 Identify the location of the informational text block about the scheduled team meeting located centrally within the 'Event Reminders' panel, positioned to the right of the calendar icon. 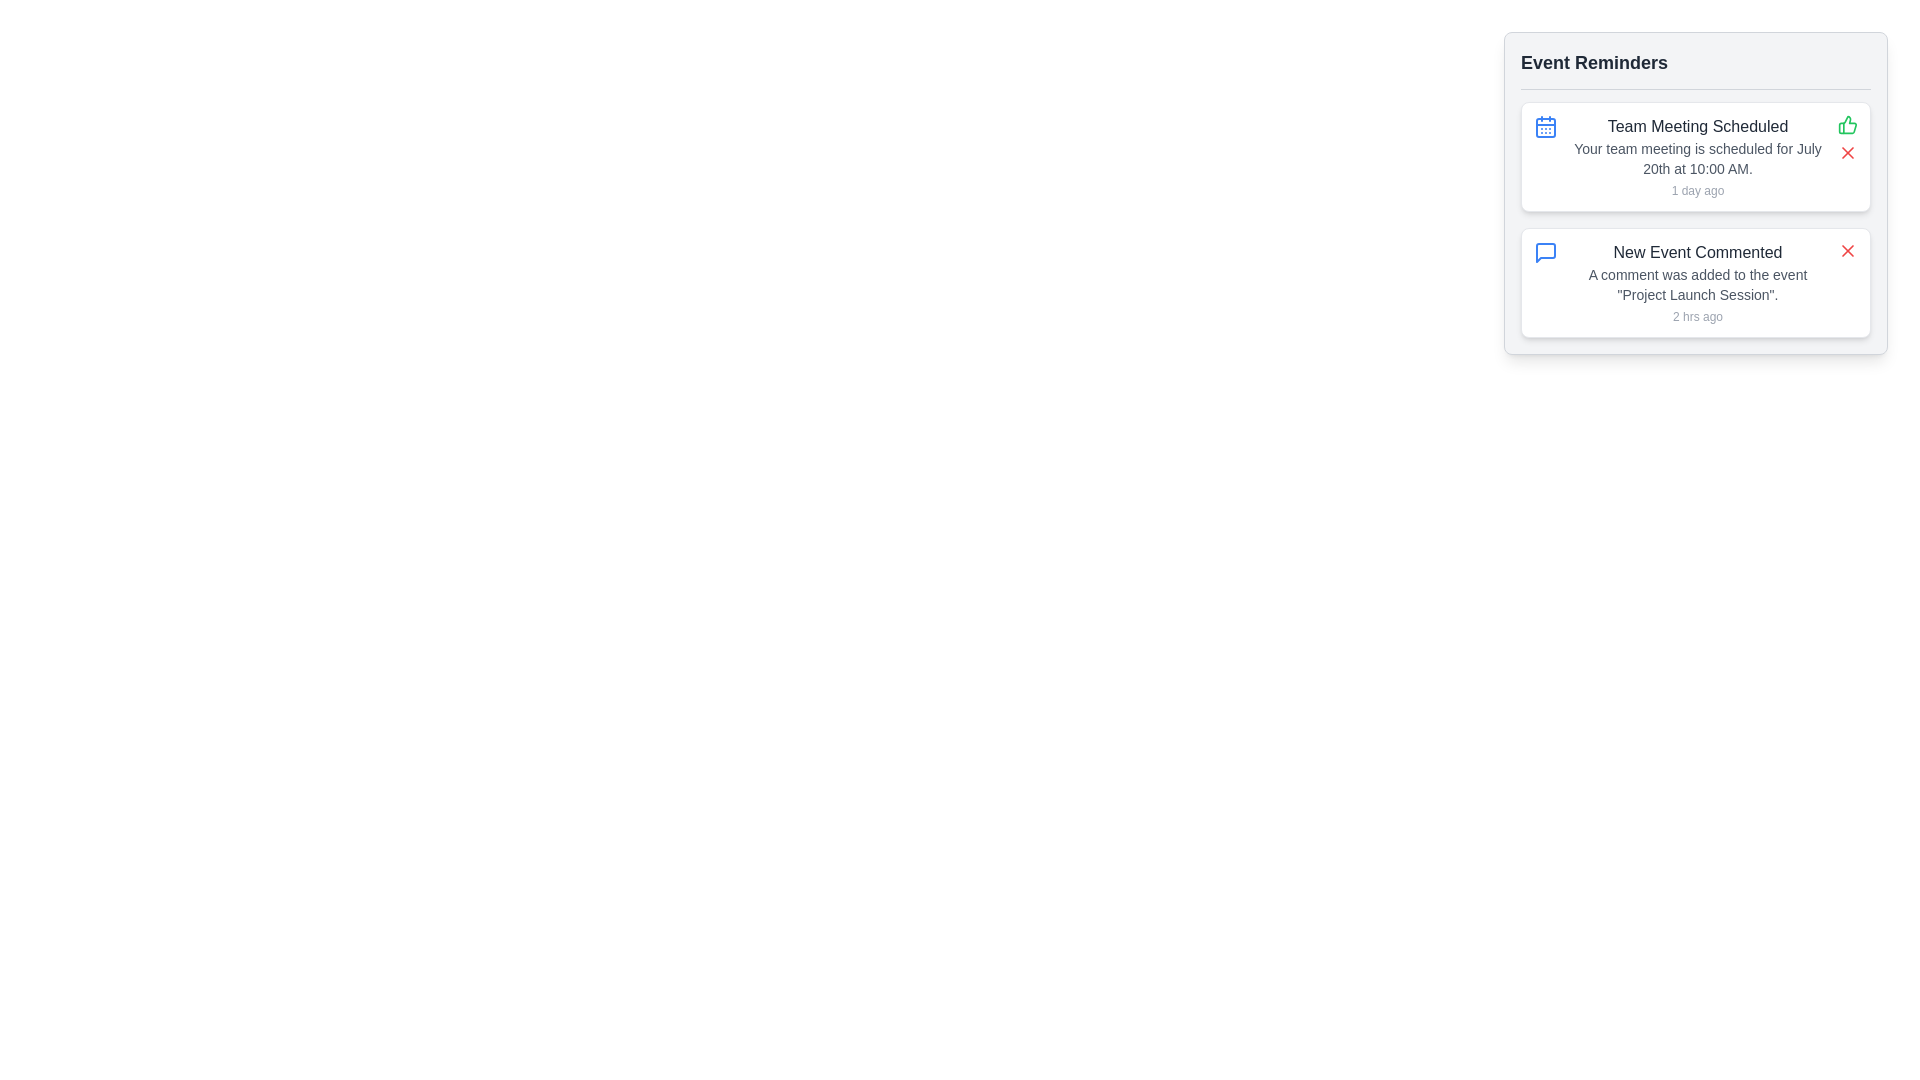
(1697, 156).